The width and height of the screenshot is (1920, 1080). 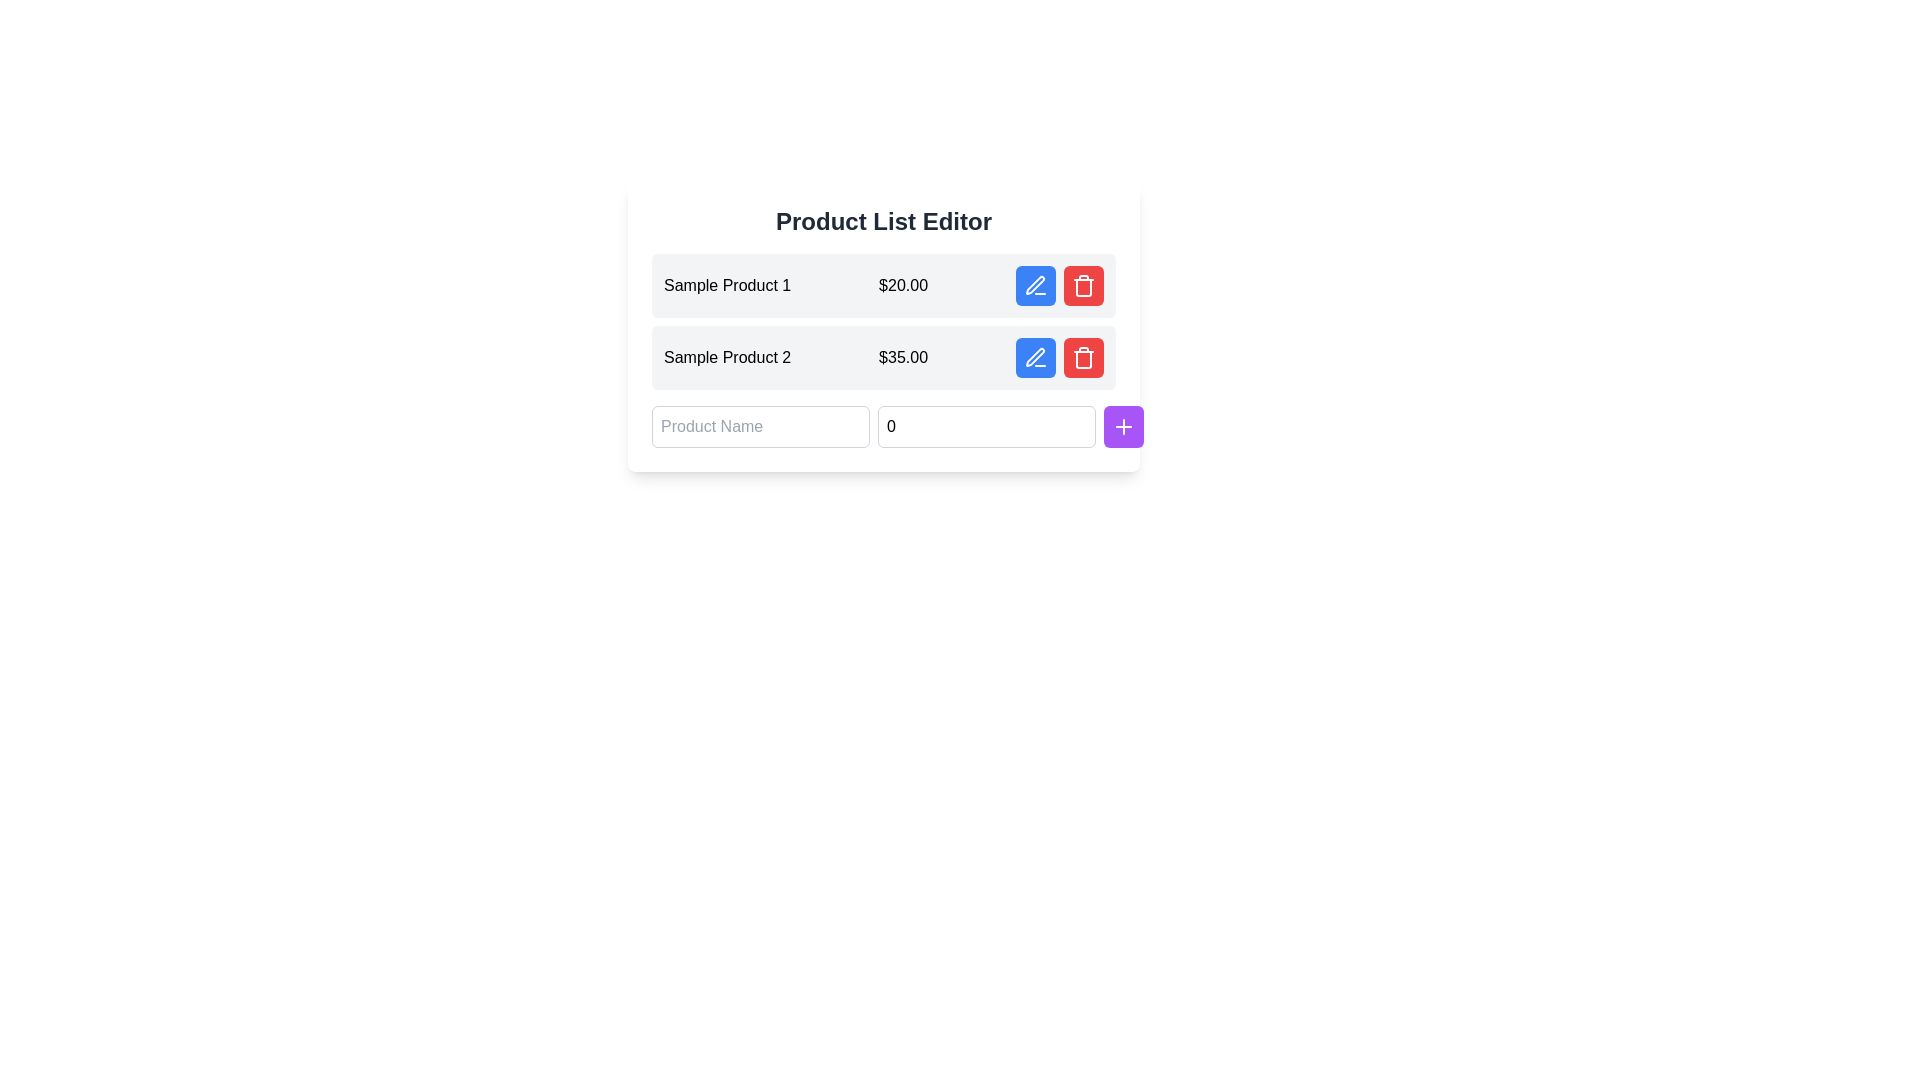 What do you see at coordinates (1083, 358) in the screenshot?
I see `the central part of the trash can icon, which is part of the red-colored delete button to the right of the product listing entry` at bounding box center [1083, 358].